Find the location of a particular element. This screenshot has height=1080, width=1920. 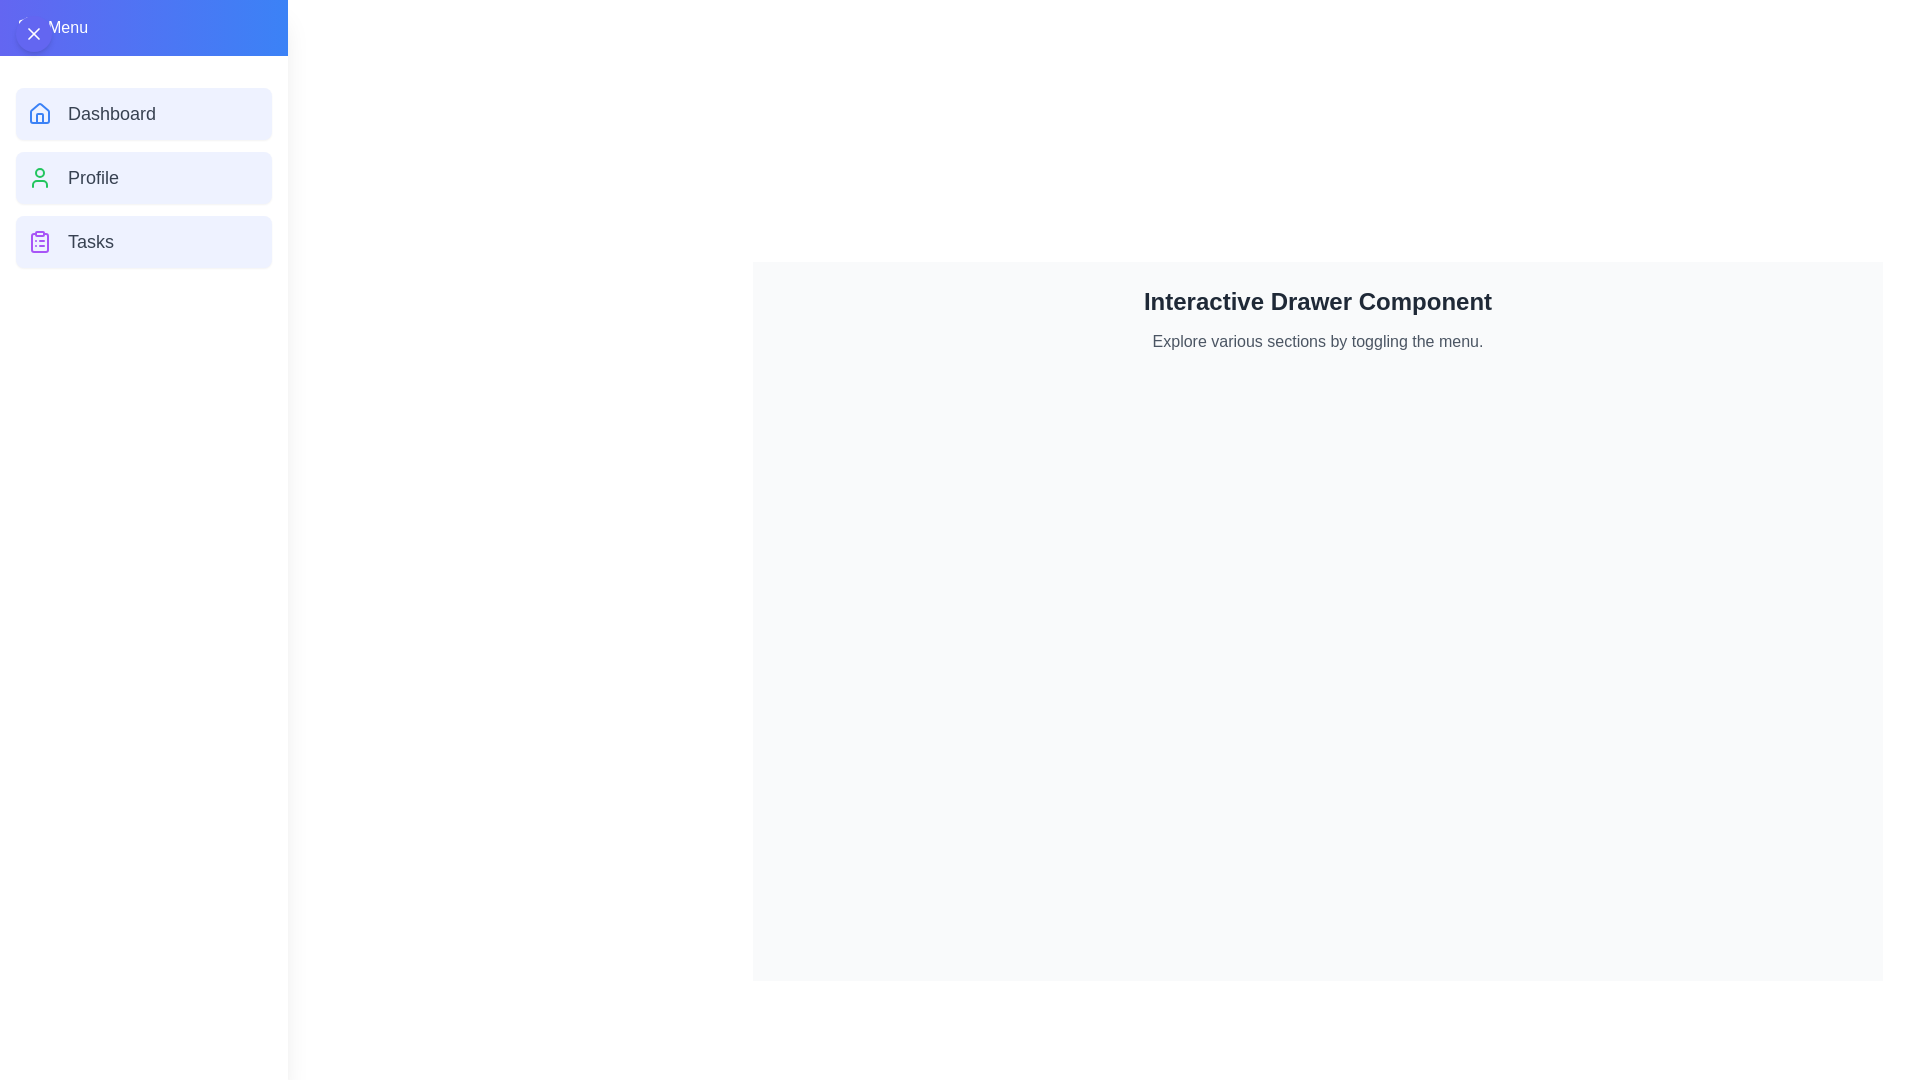

button with the 'X' icon located at the top-left corner of the screen to toggle the drawer menu is located at coordinates (33, 34).